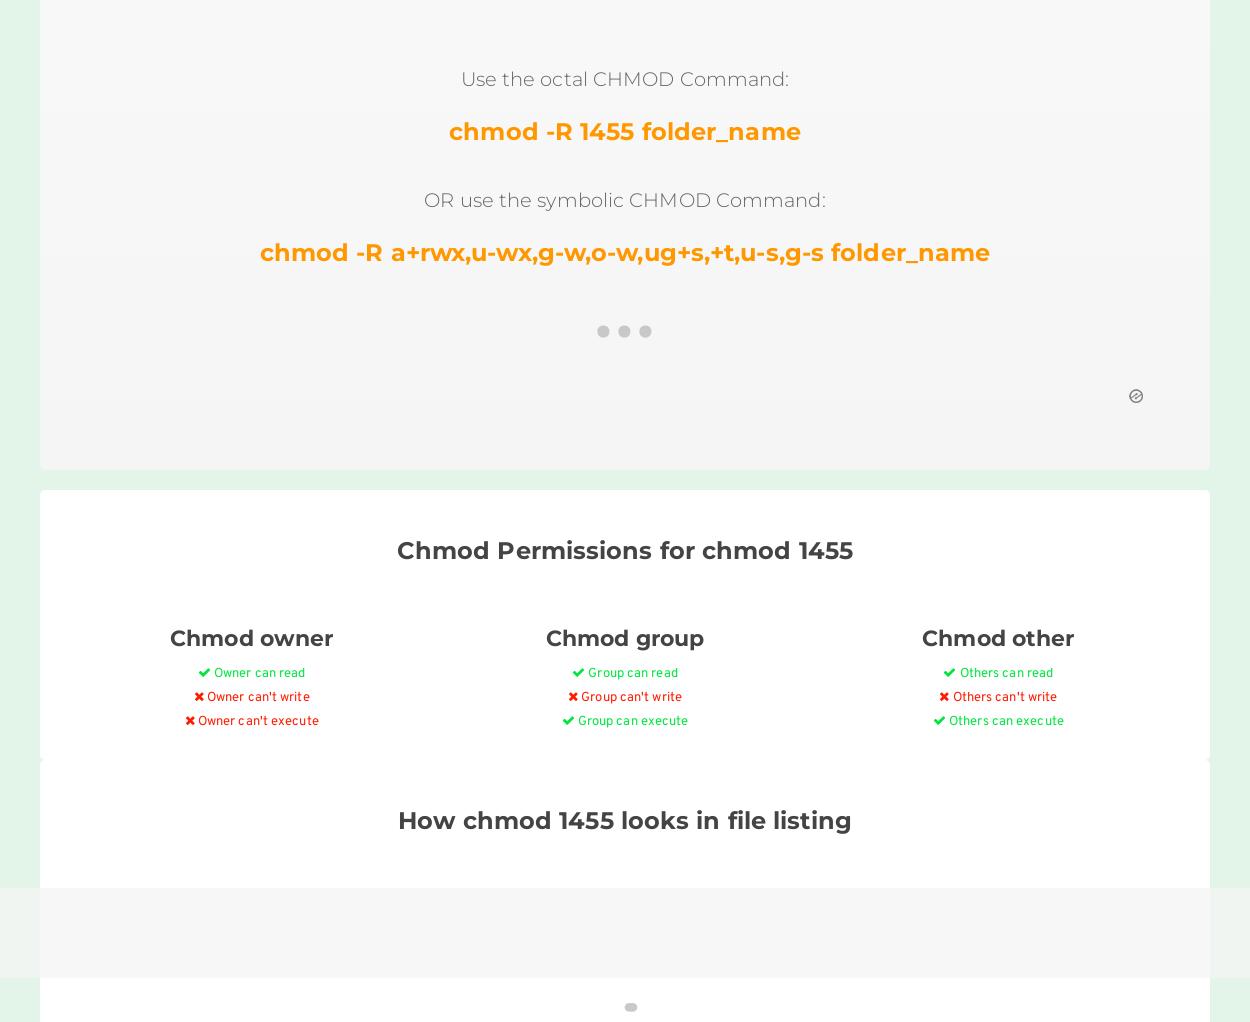  I want to click on 'looks in file listing', so click(612, 818).